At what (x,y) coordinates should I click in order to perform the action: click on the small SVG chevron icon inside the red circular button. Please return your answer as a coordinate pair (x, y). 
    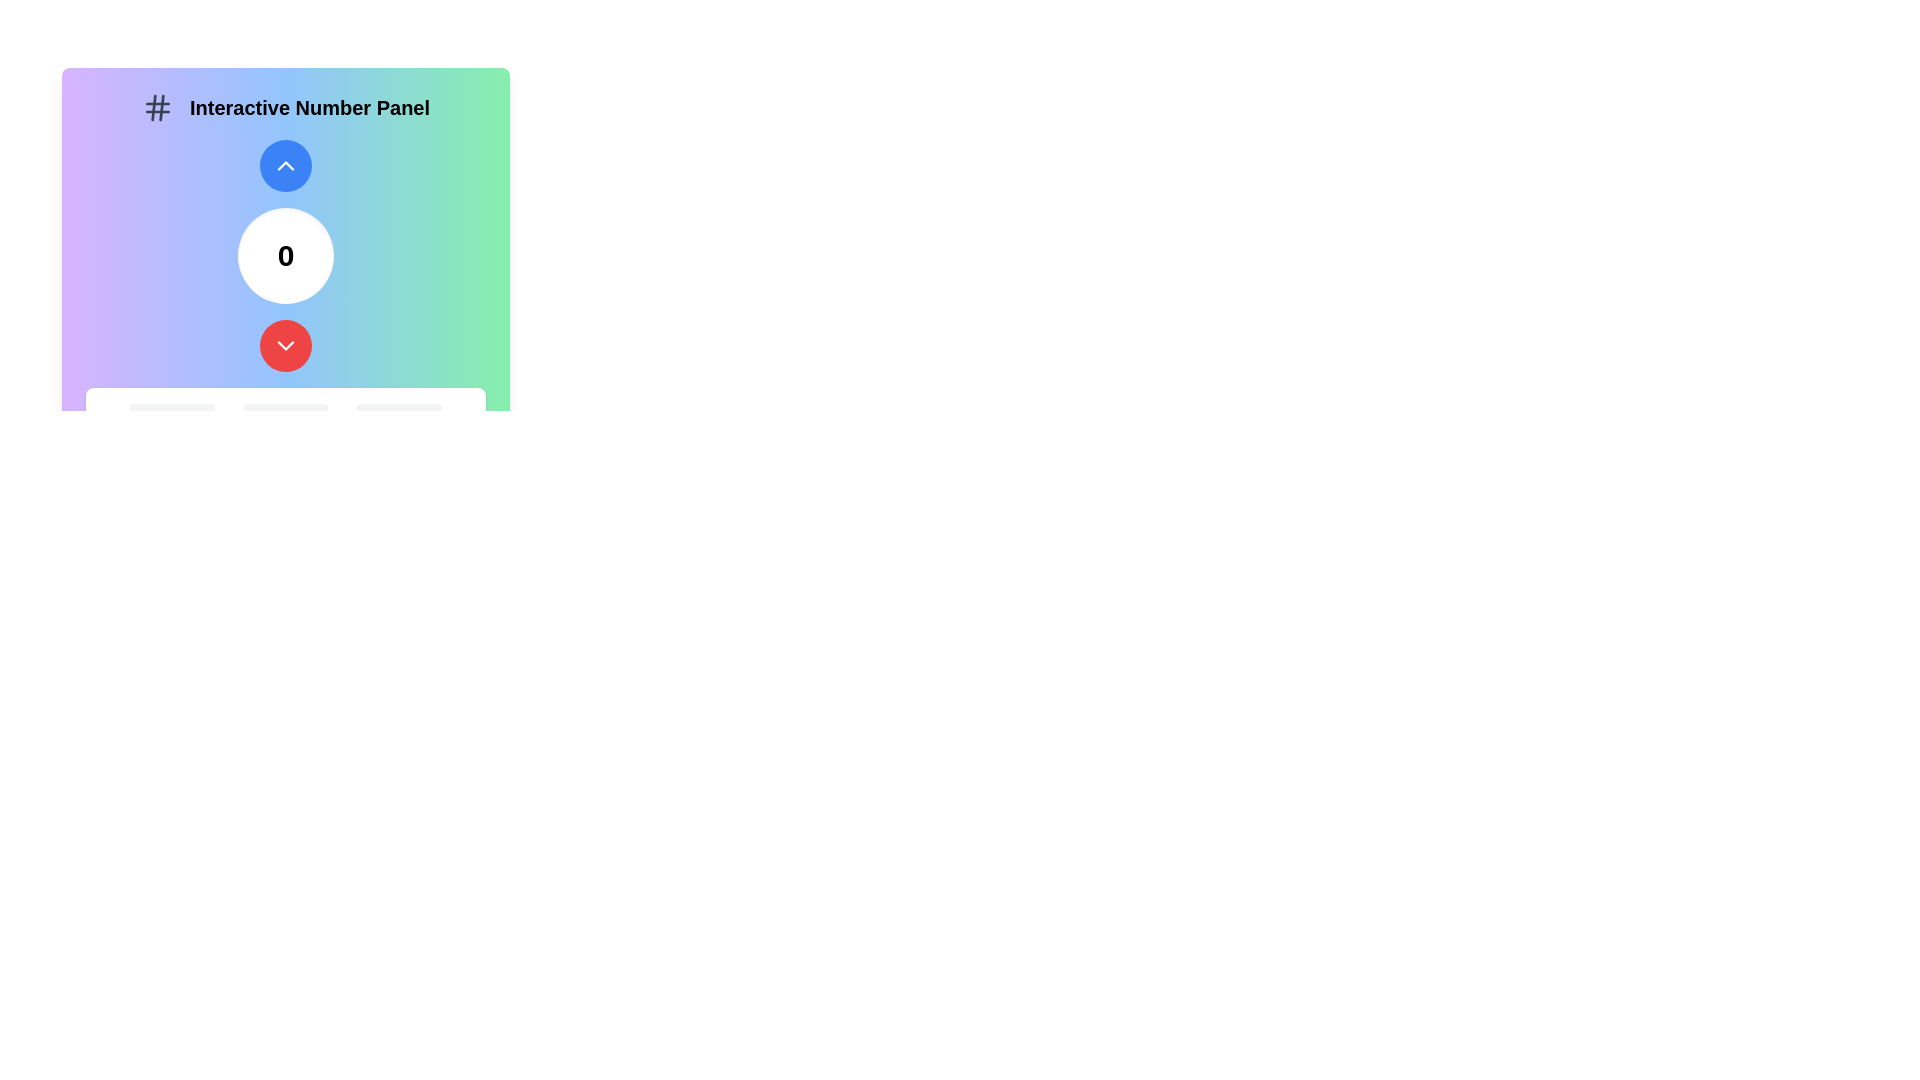
    Looking at the image, I should click on (285, 345).